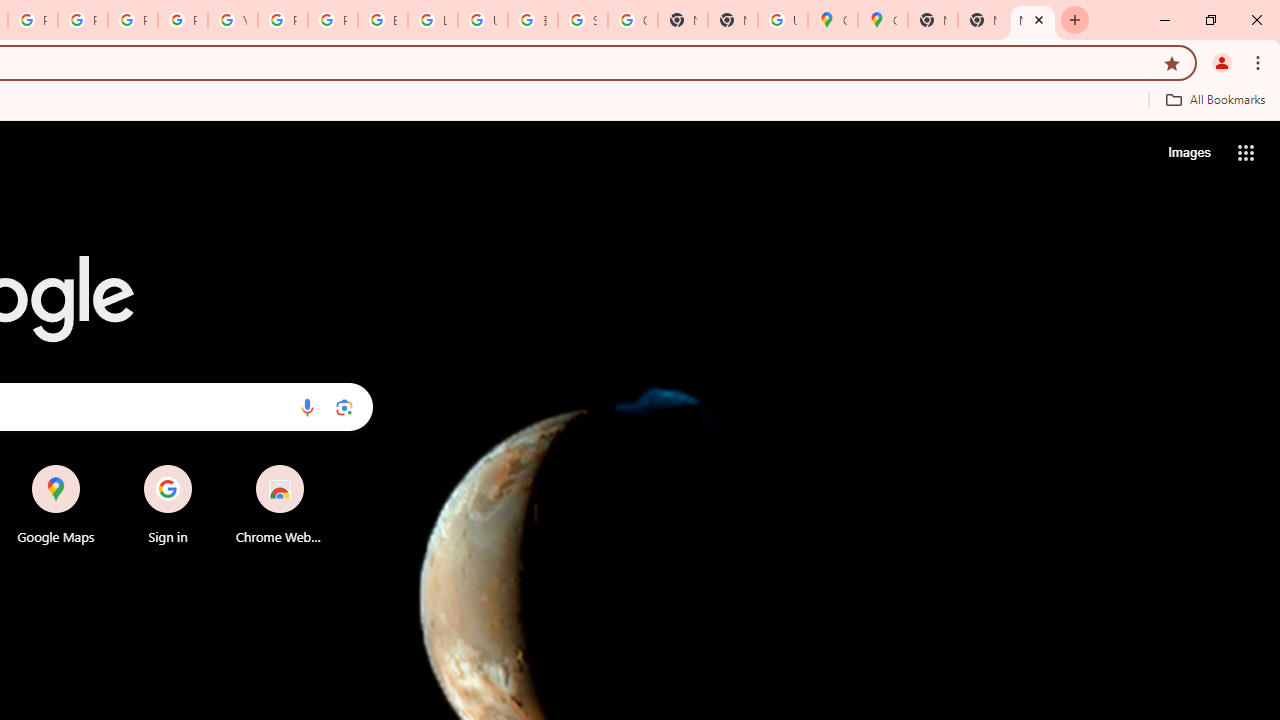 The width and height of the screenshot is (1280, 720). Describe the element at coordinates (1220, 61) in the screenshot. I see `'You'` at that location.